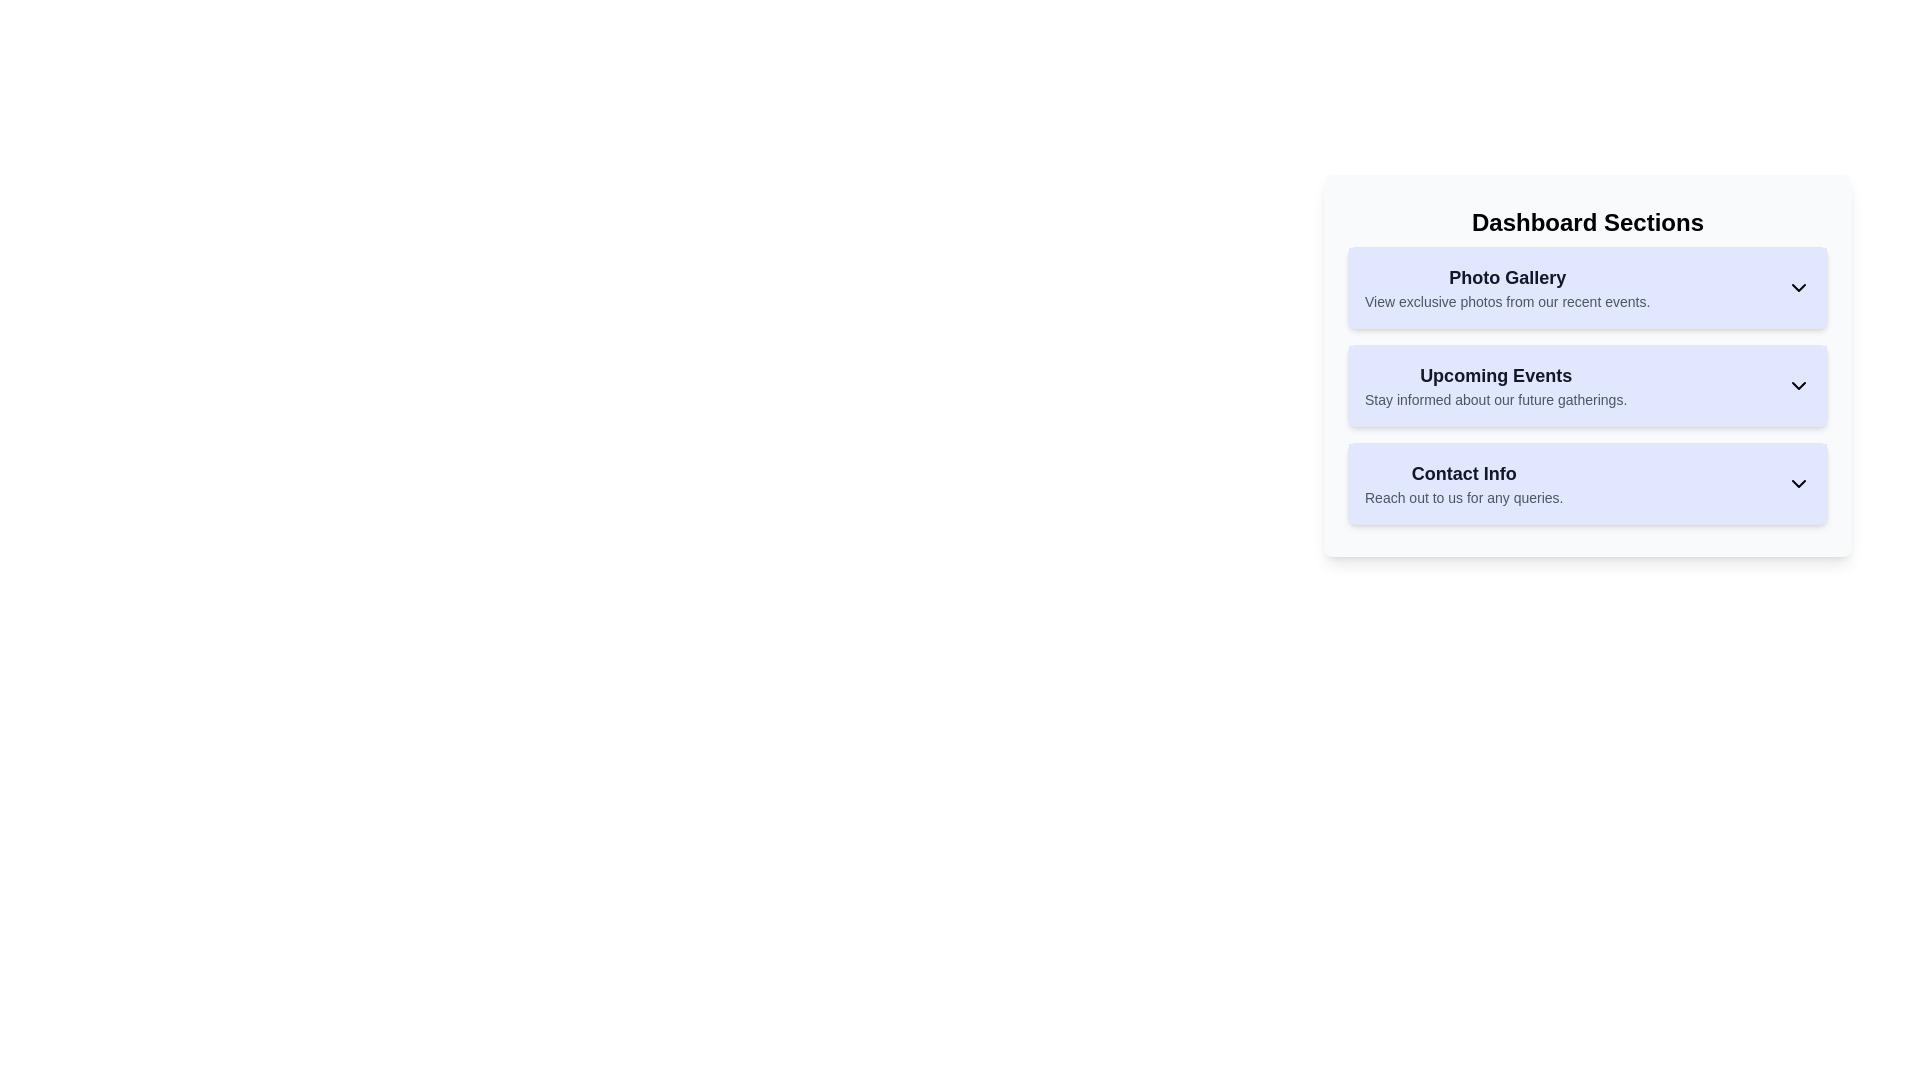  What do you see at coordinates (1507, 277) in the screenshot?
I see `the title text label of the collapsible section in the 'Dashboard Sections' card` at bounding box center [1507, 277].